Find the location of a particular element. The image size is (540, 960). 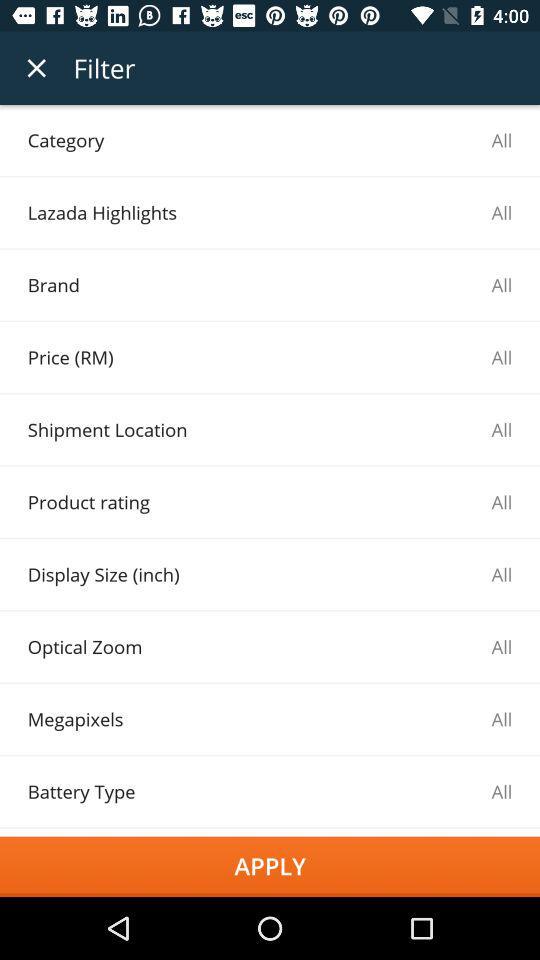

the icon to the left of the filter icon is located at coordinates (36, 68).